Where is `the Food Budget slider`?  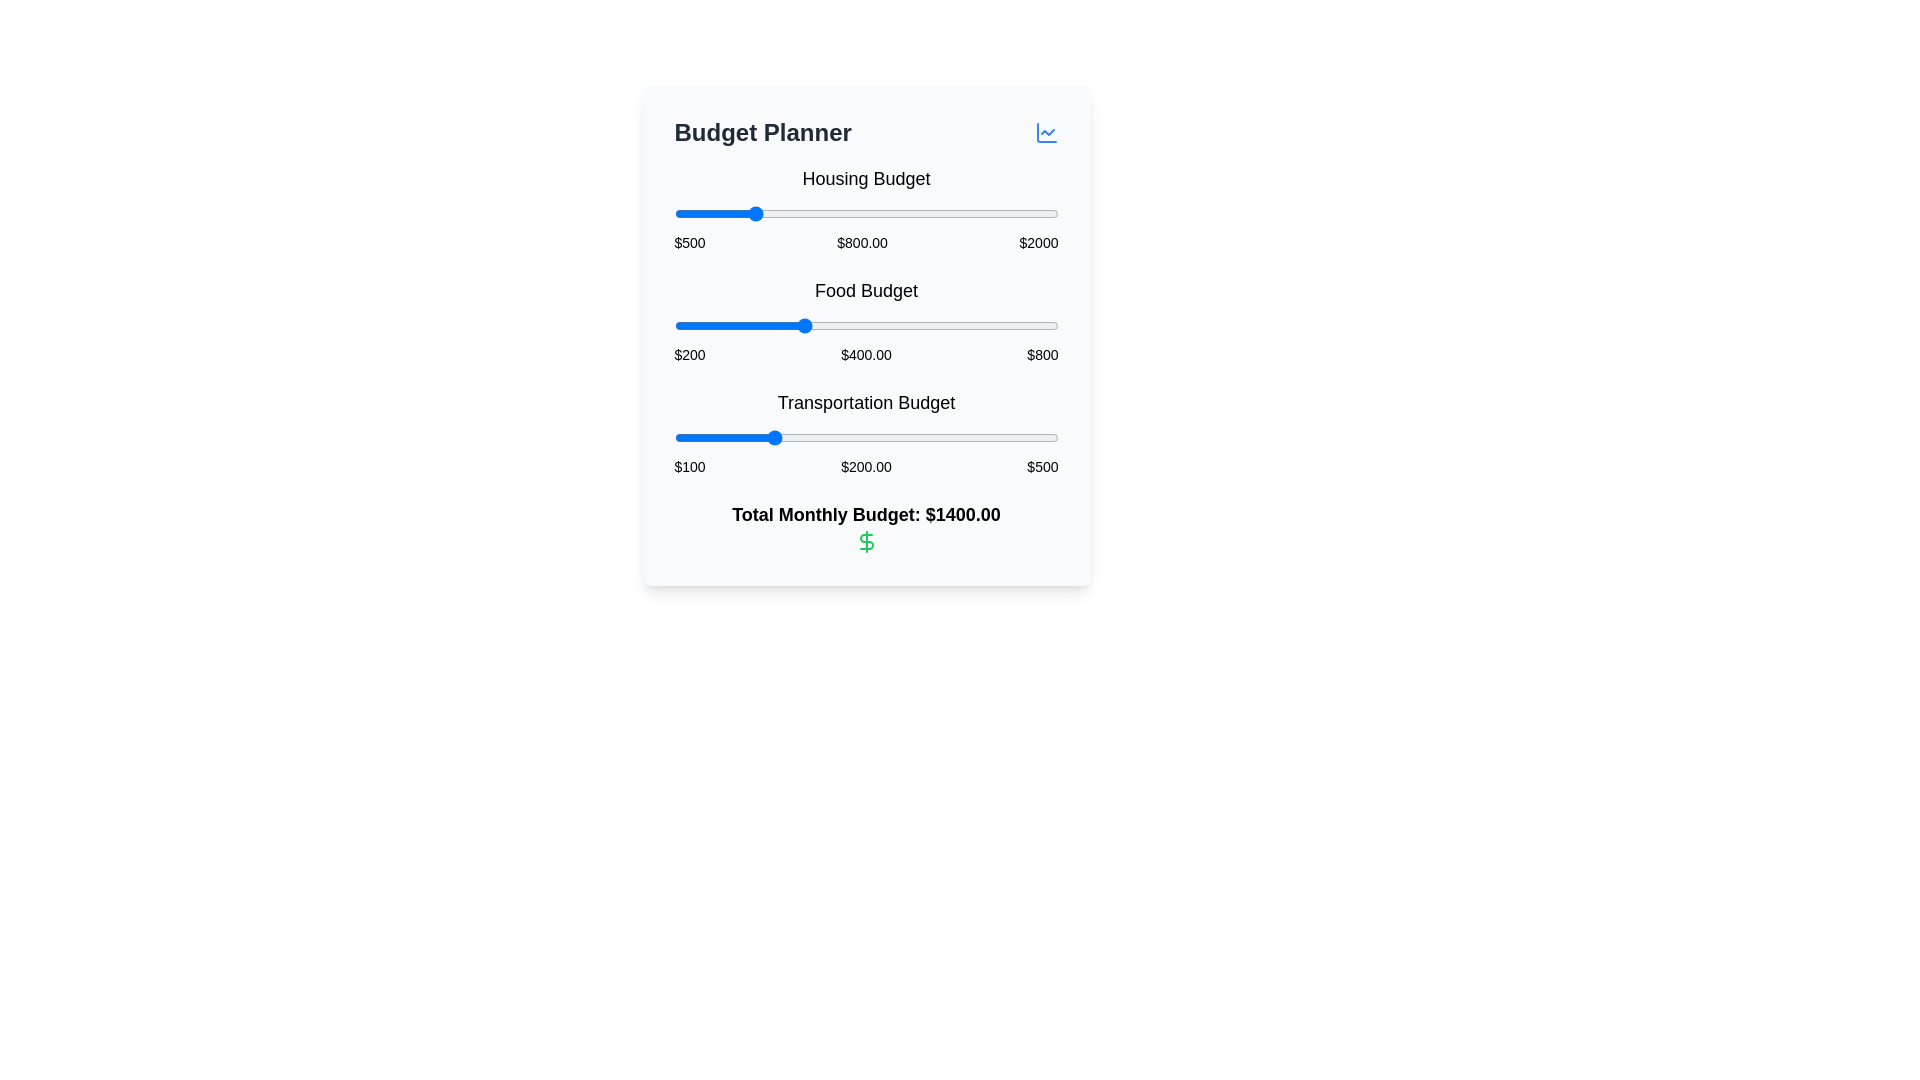 the Food Budget slider is located at coordinates (710, 325).